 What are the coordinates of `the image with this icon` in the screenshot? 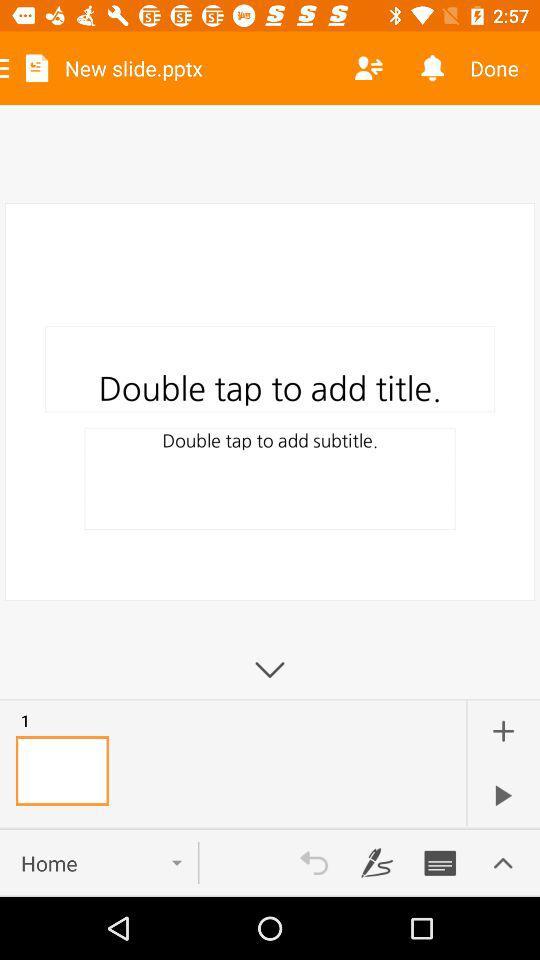 It's located at (502, 730).